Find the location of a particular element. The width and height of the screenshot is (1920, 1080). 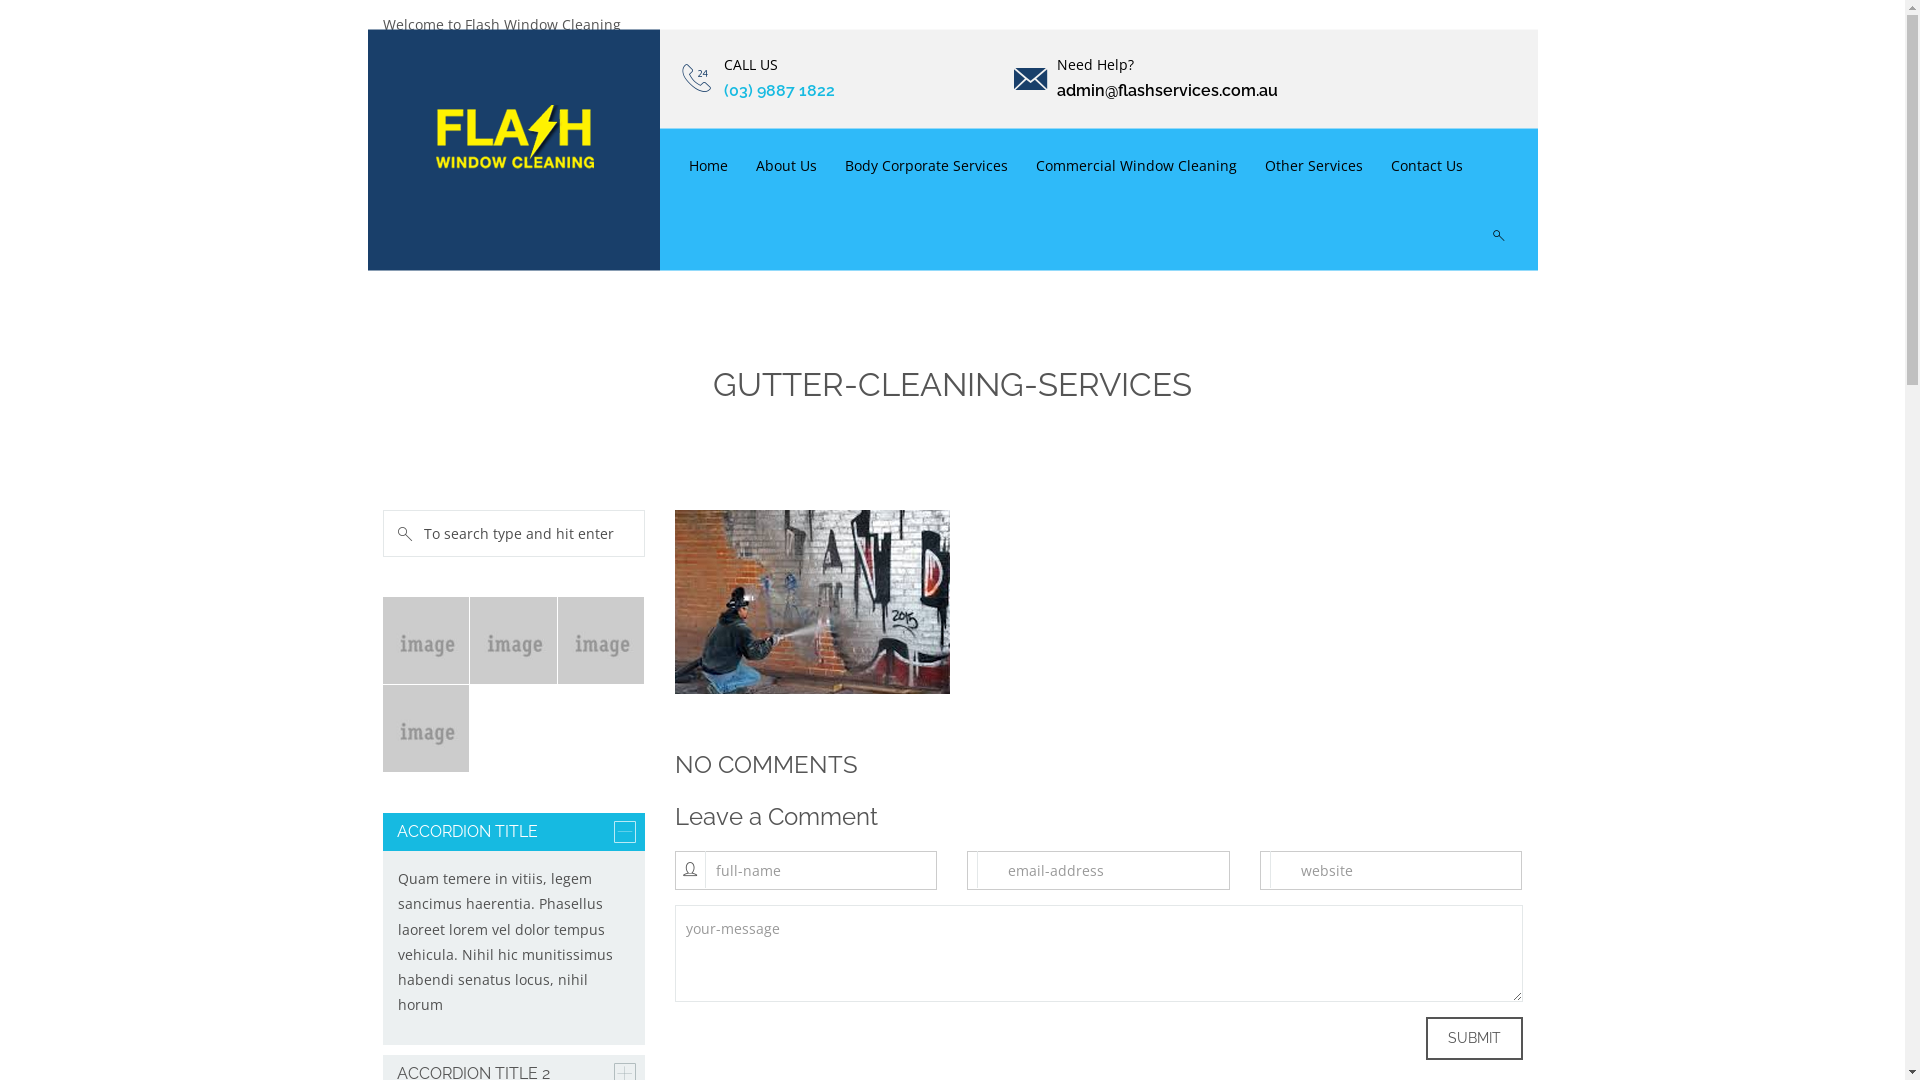

'Body Corporate Services' is located at coordinates (830, 163).